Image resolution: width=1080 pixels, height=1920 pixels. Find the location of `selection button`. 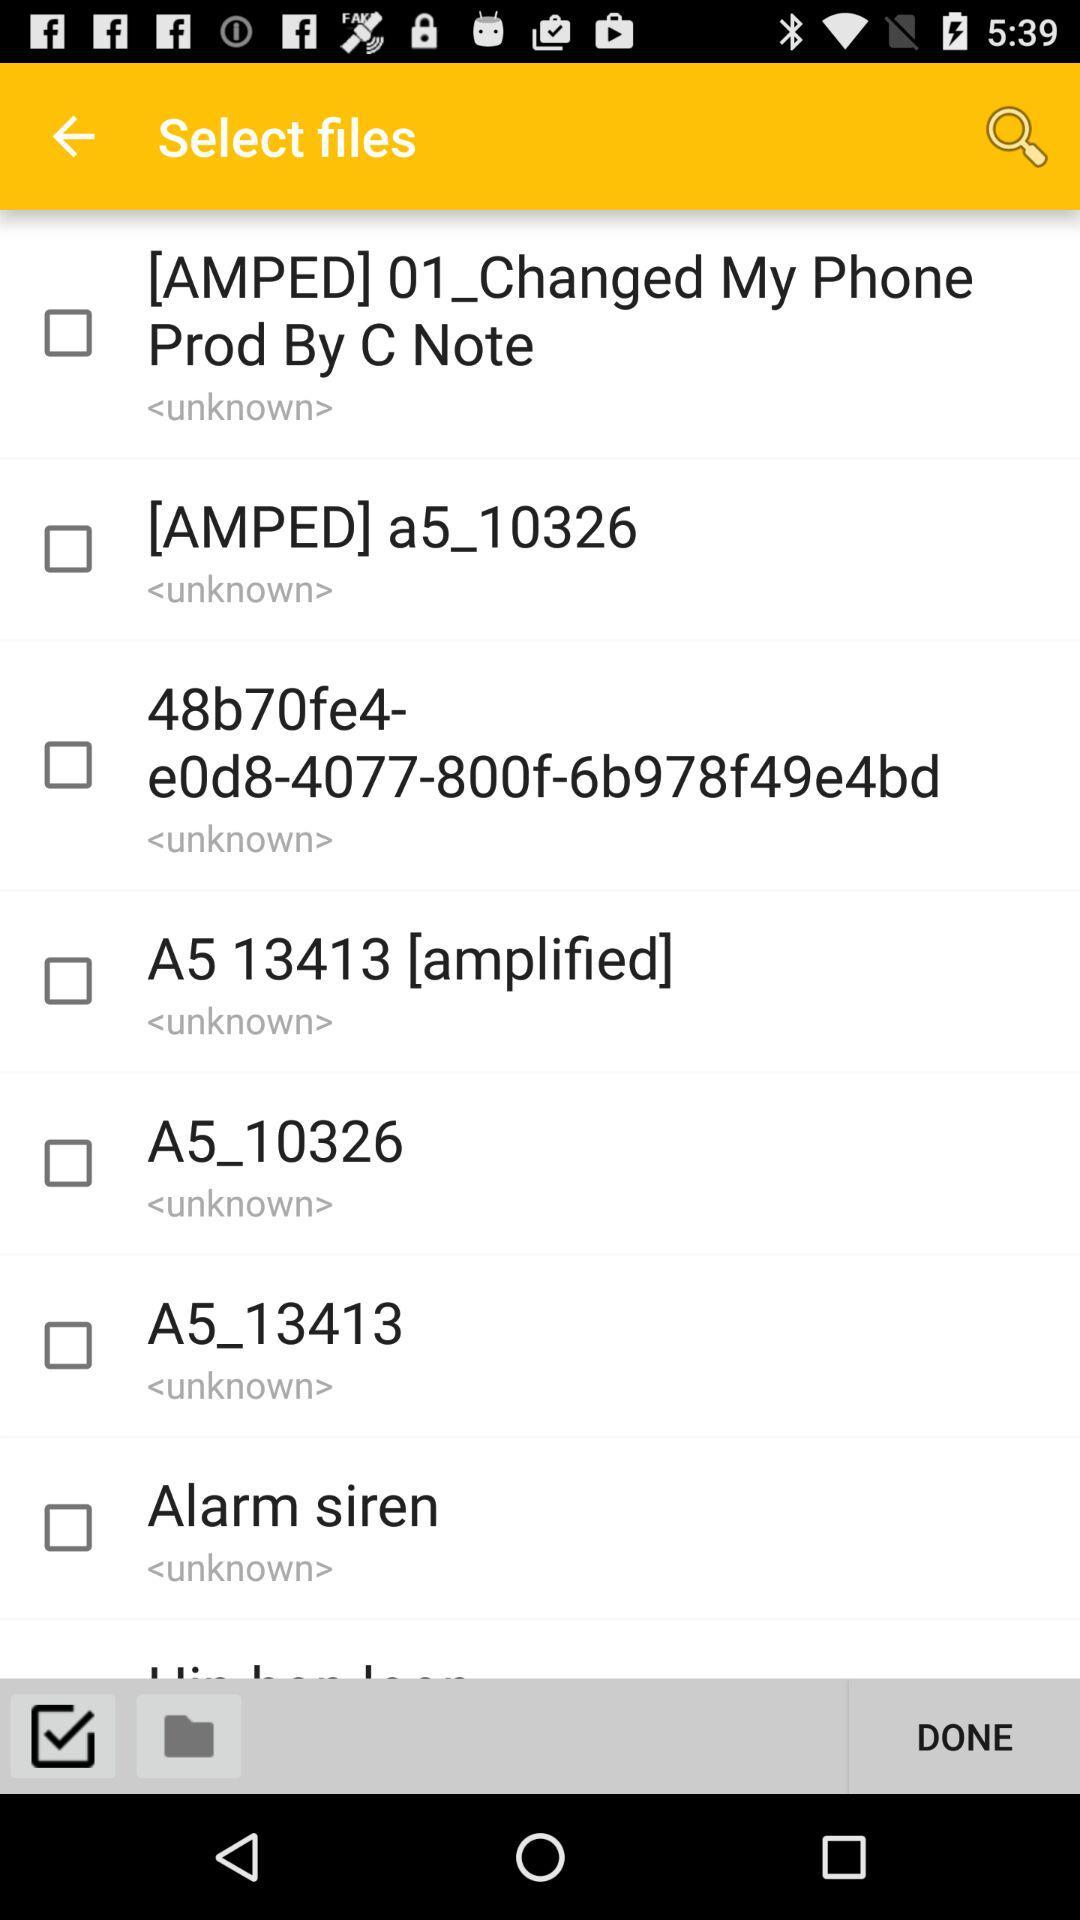

selection button is located at coordinates (61, 1735).